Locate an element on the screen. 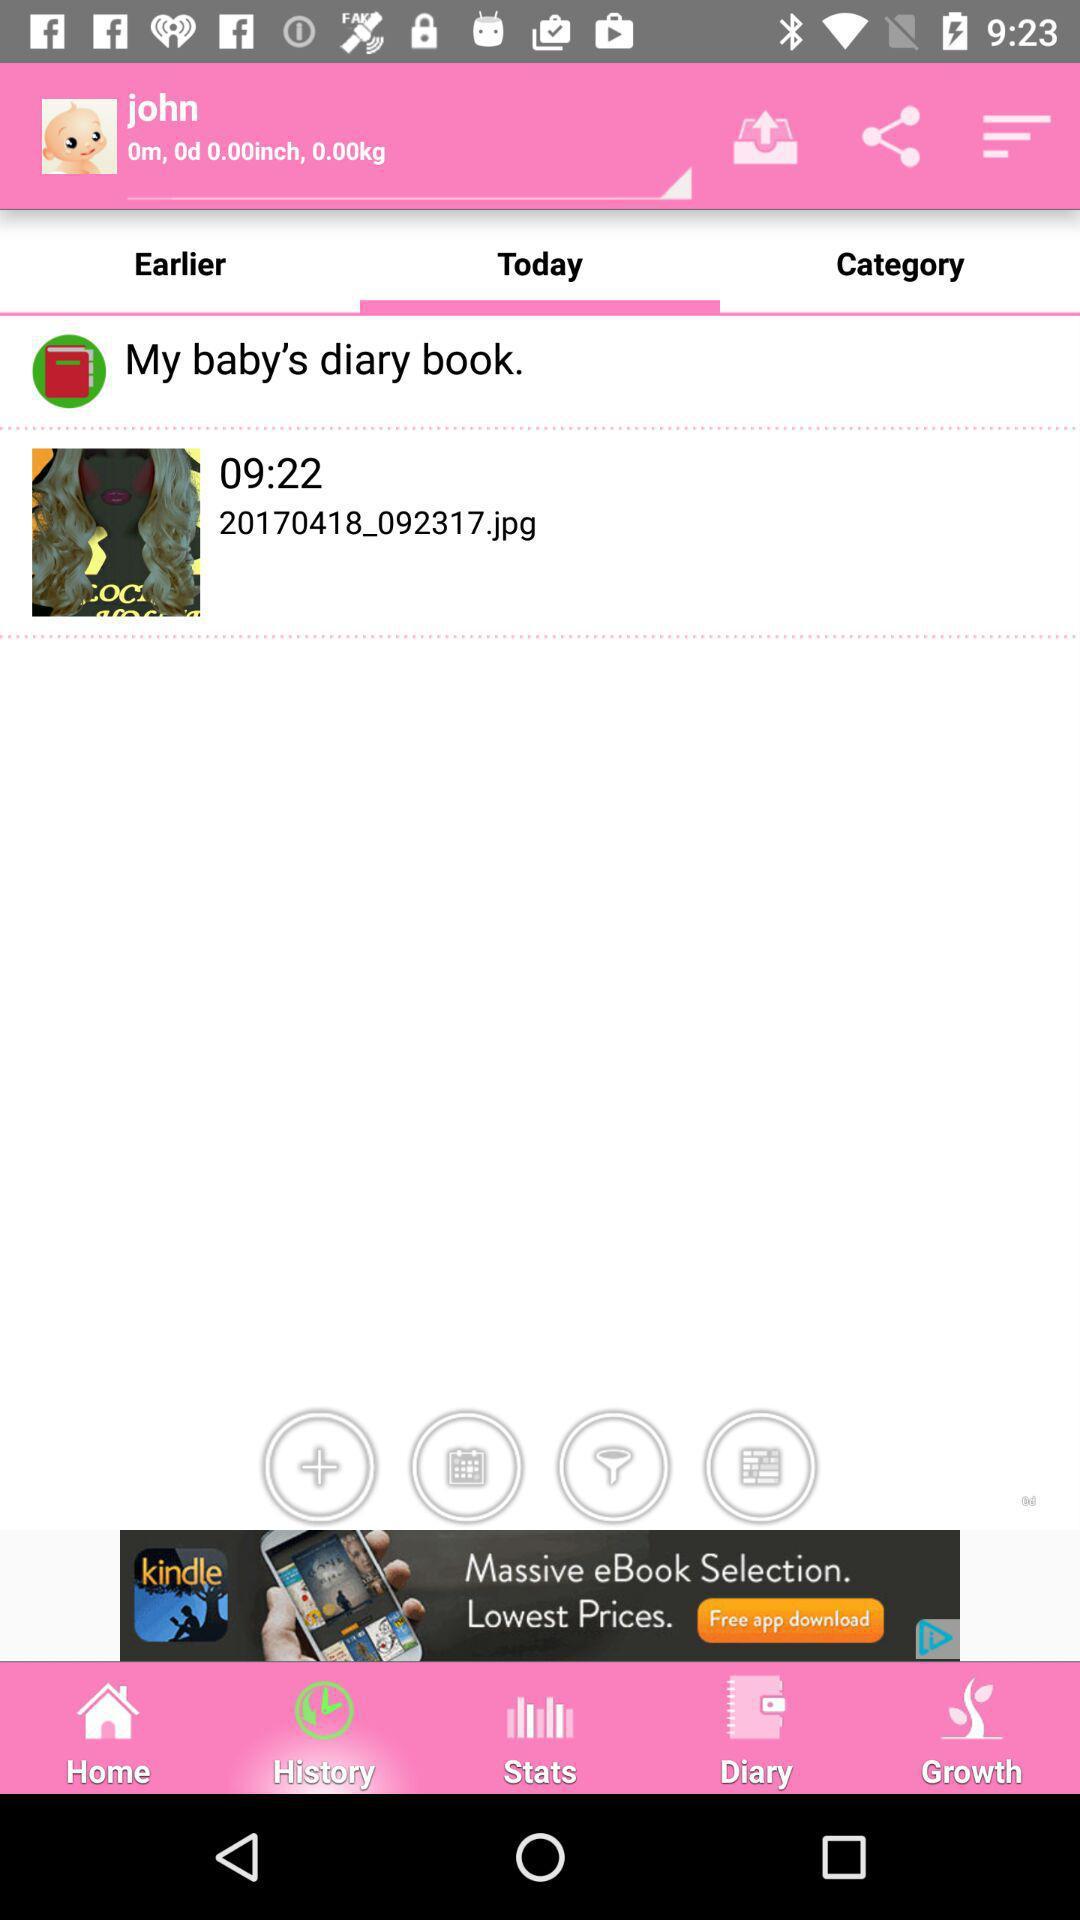 The width and height of the screenshot is (1080, 1920). the date_range icon is located at coordinates (760, 1467).